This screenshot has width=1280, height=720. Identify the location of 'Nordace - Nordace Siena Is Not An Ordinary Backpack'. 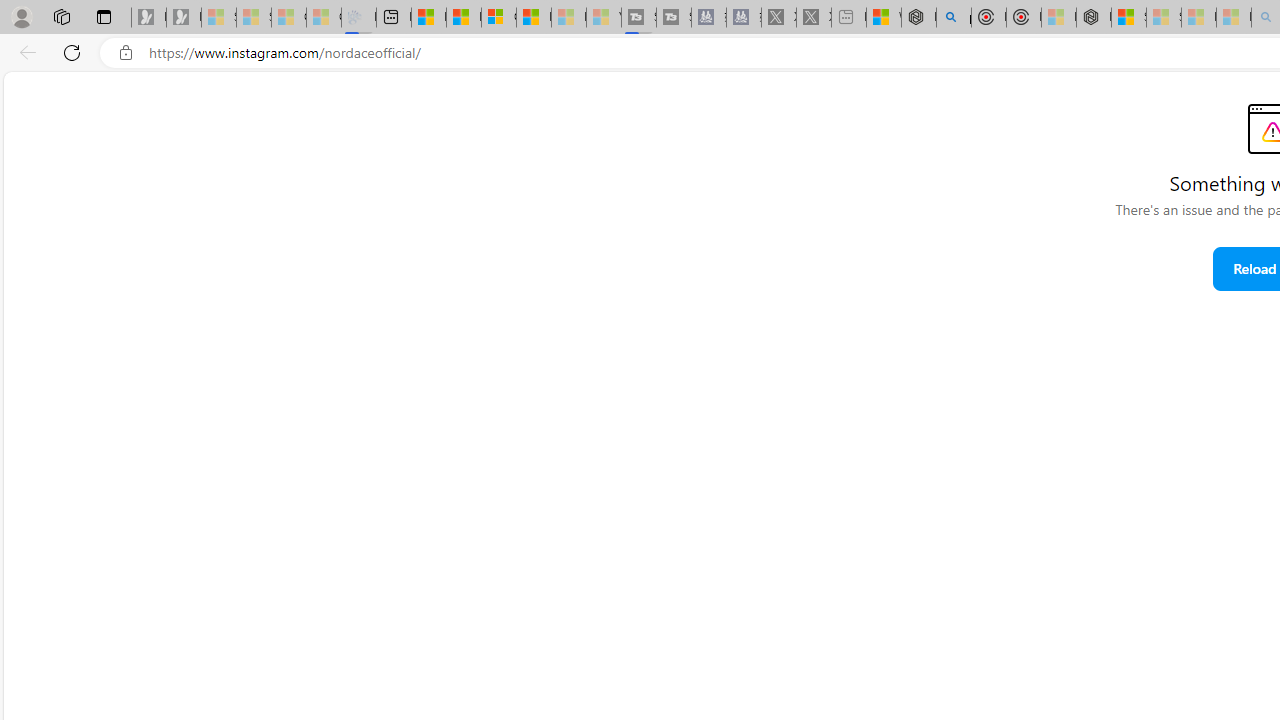
(1092, 17).